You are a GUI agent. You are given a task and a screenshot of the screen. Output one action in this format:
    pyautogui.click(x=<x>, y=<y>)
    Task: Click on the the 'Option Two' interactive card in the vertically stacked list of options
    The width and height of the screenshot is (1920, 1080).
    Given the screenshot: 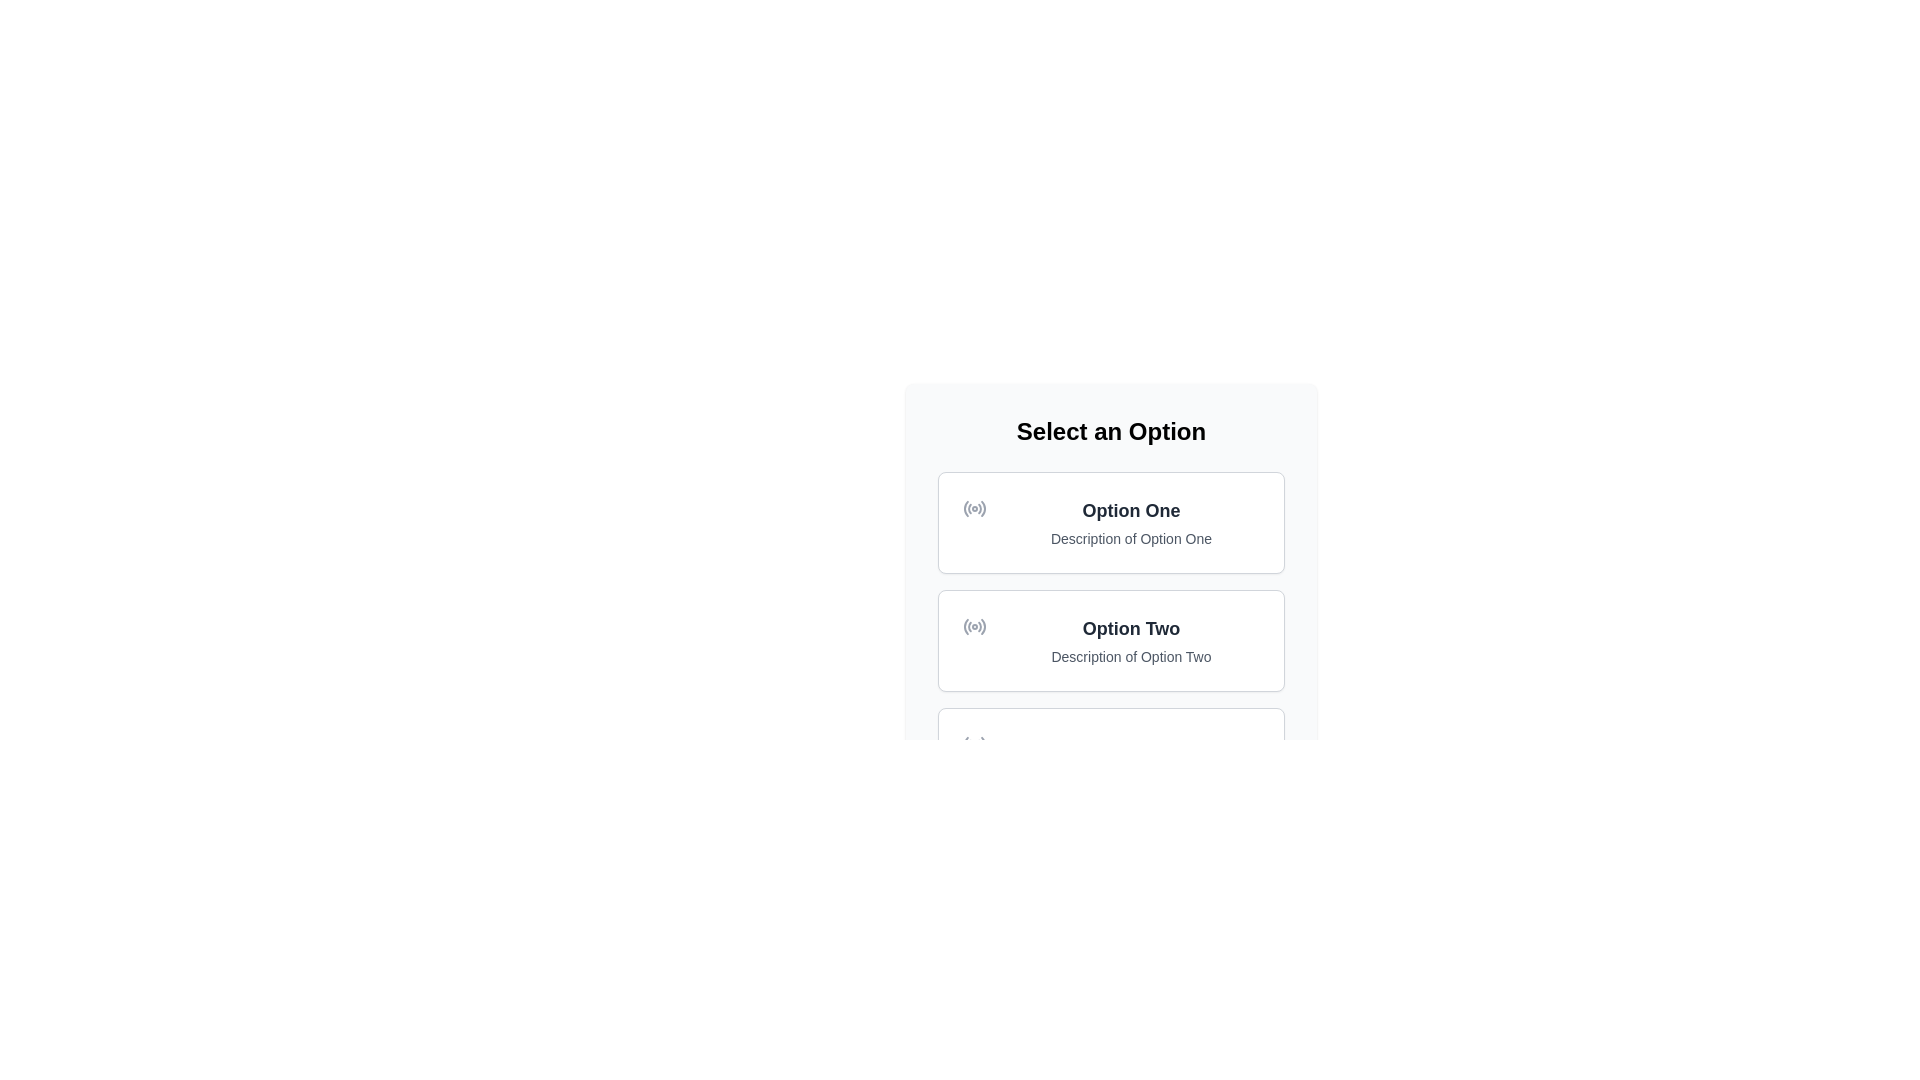 What is the action you would take?
    pyautogui.click(x=1110, y=640)
    